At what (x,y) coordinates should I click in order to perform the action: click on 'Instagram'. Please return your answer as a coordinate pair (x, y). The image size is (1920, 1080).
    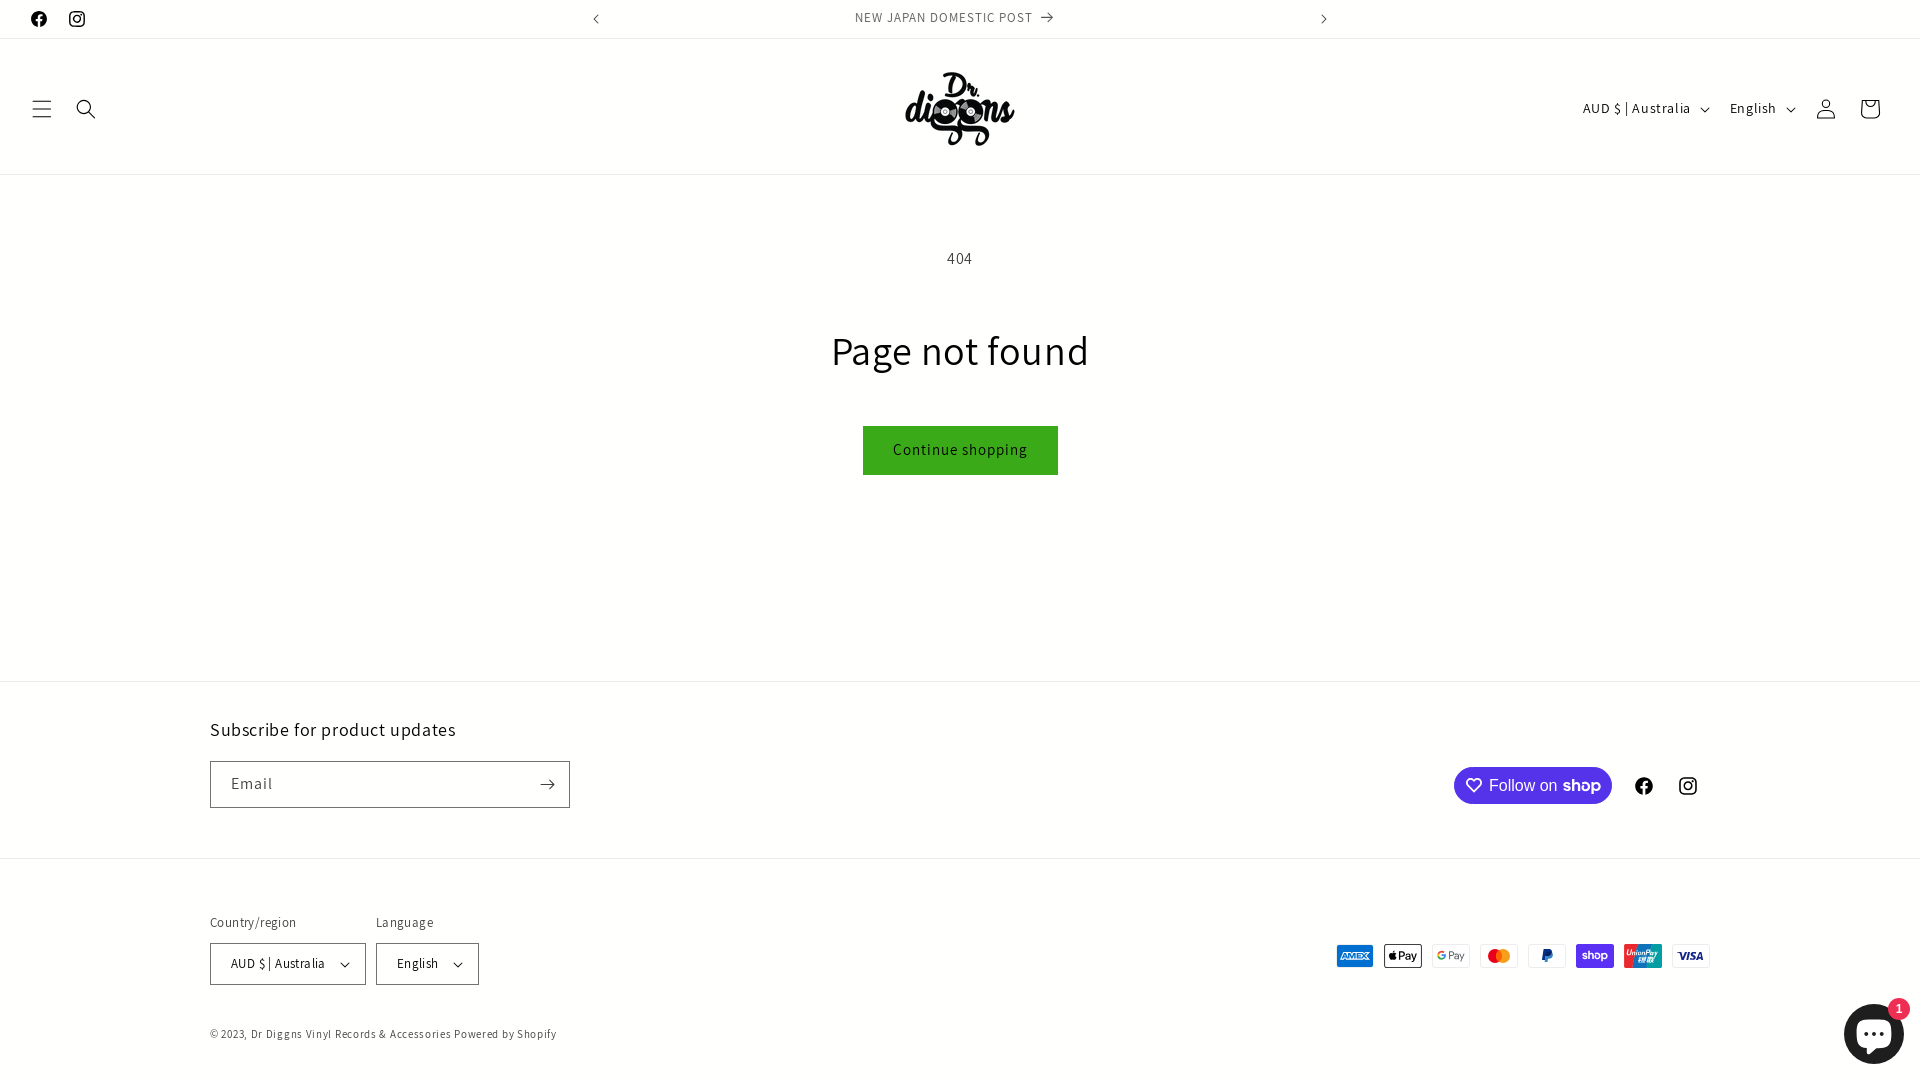
    Looking at the image, I should click on (76, 19).